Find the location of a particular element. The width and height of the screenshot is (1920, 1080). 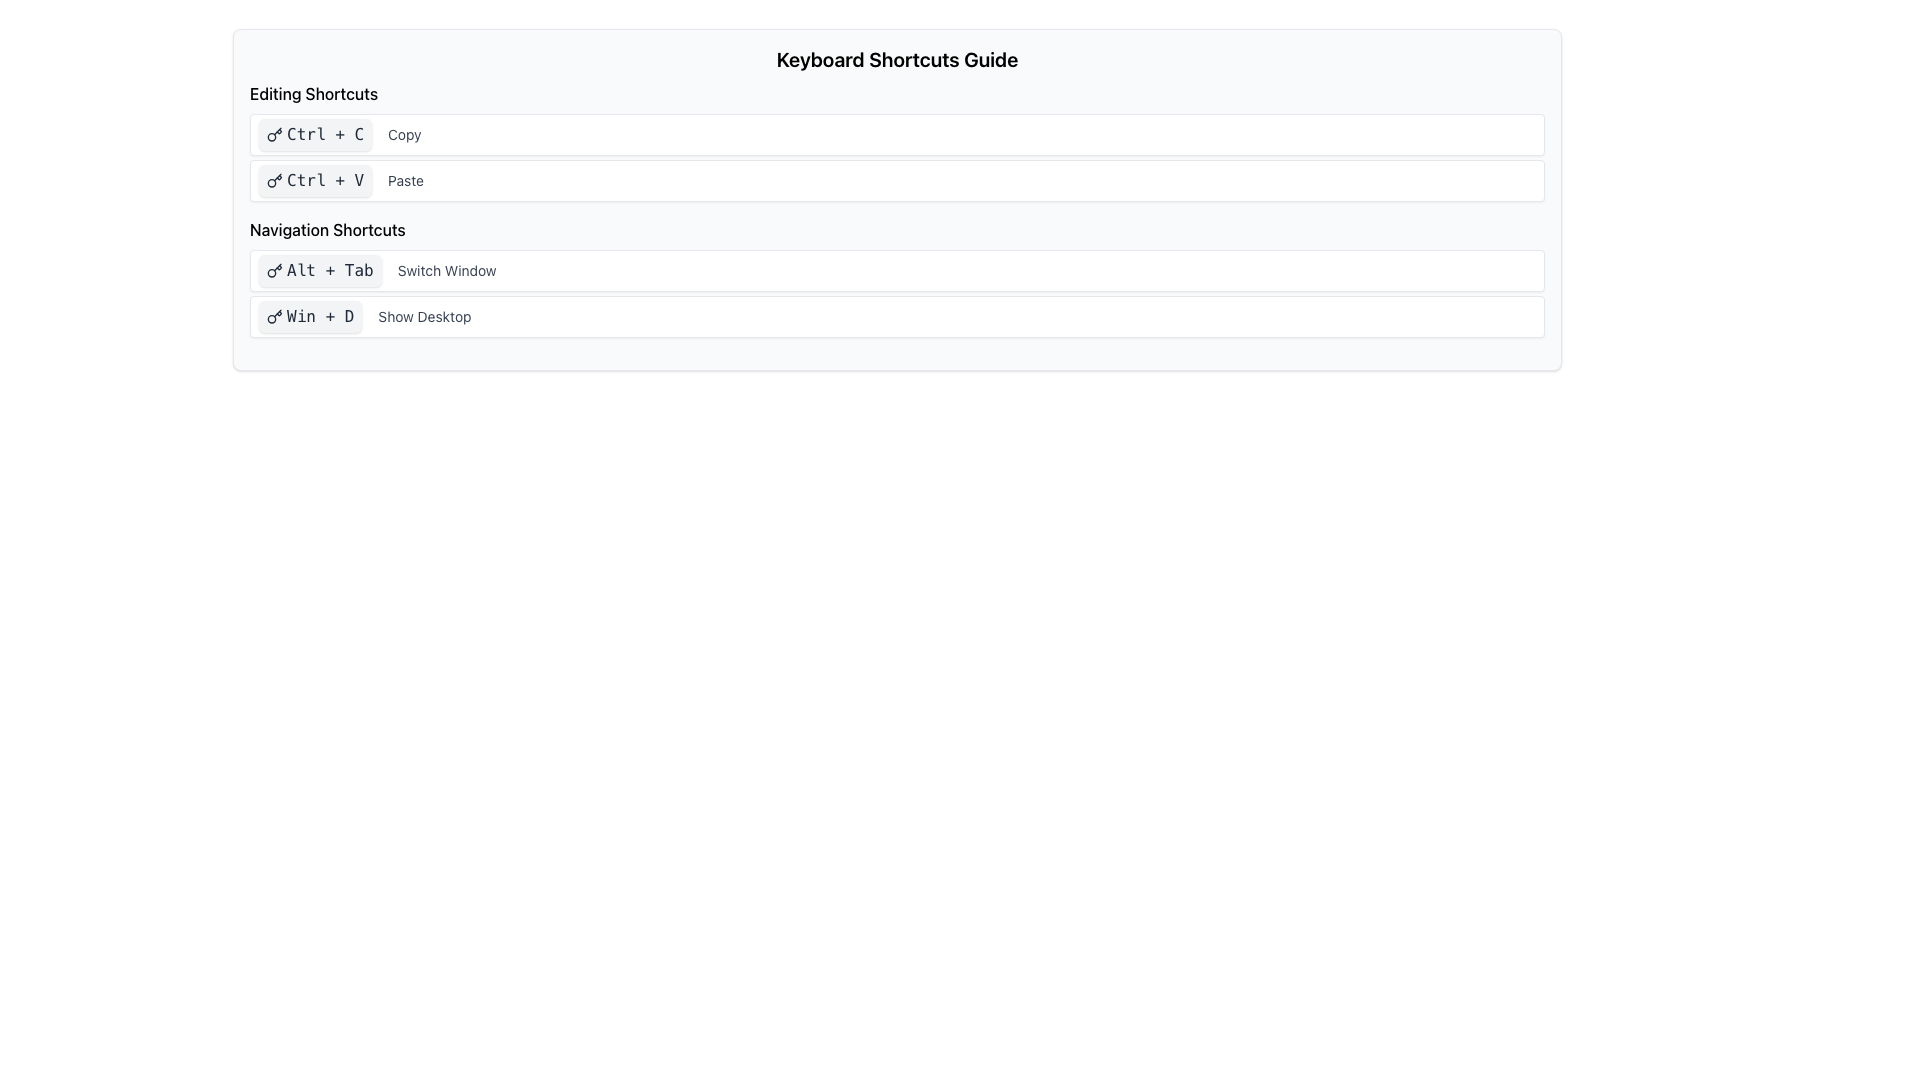

the text label displaying the keyboard shortcut 'Win + D' in the 'Navigation Shortcuts' section of the 'Keyboard Shortcuts Guide'. This label indicates the function is located at coordinates (320, 315).